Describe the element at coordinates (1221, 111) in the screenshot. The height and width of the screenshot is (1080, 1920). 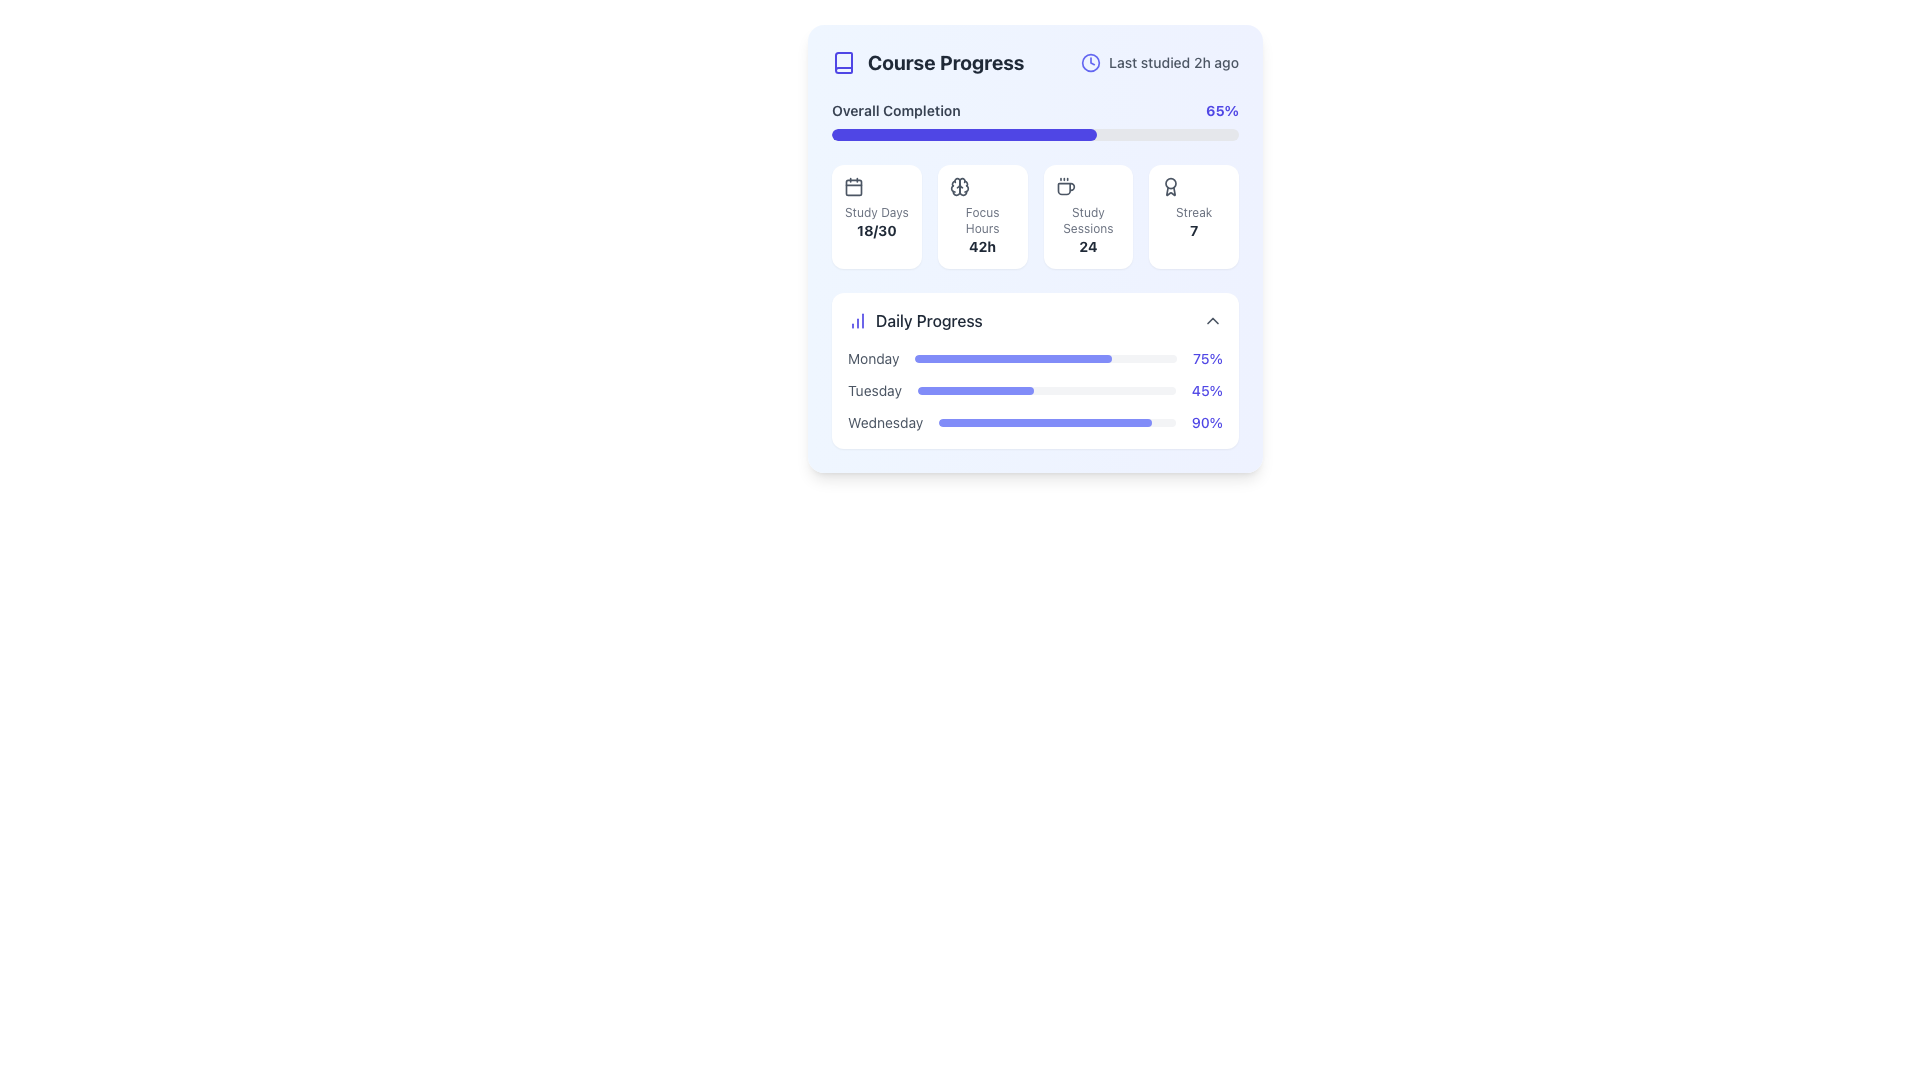
I see `the informational text indicating the overall completion percentage of the course, located on the right side within the 'Overall Completion' section of the 'Course Progress' card` at that location.